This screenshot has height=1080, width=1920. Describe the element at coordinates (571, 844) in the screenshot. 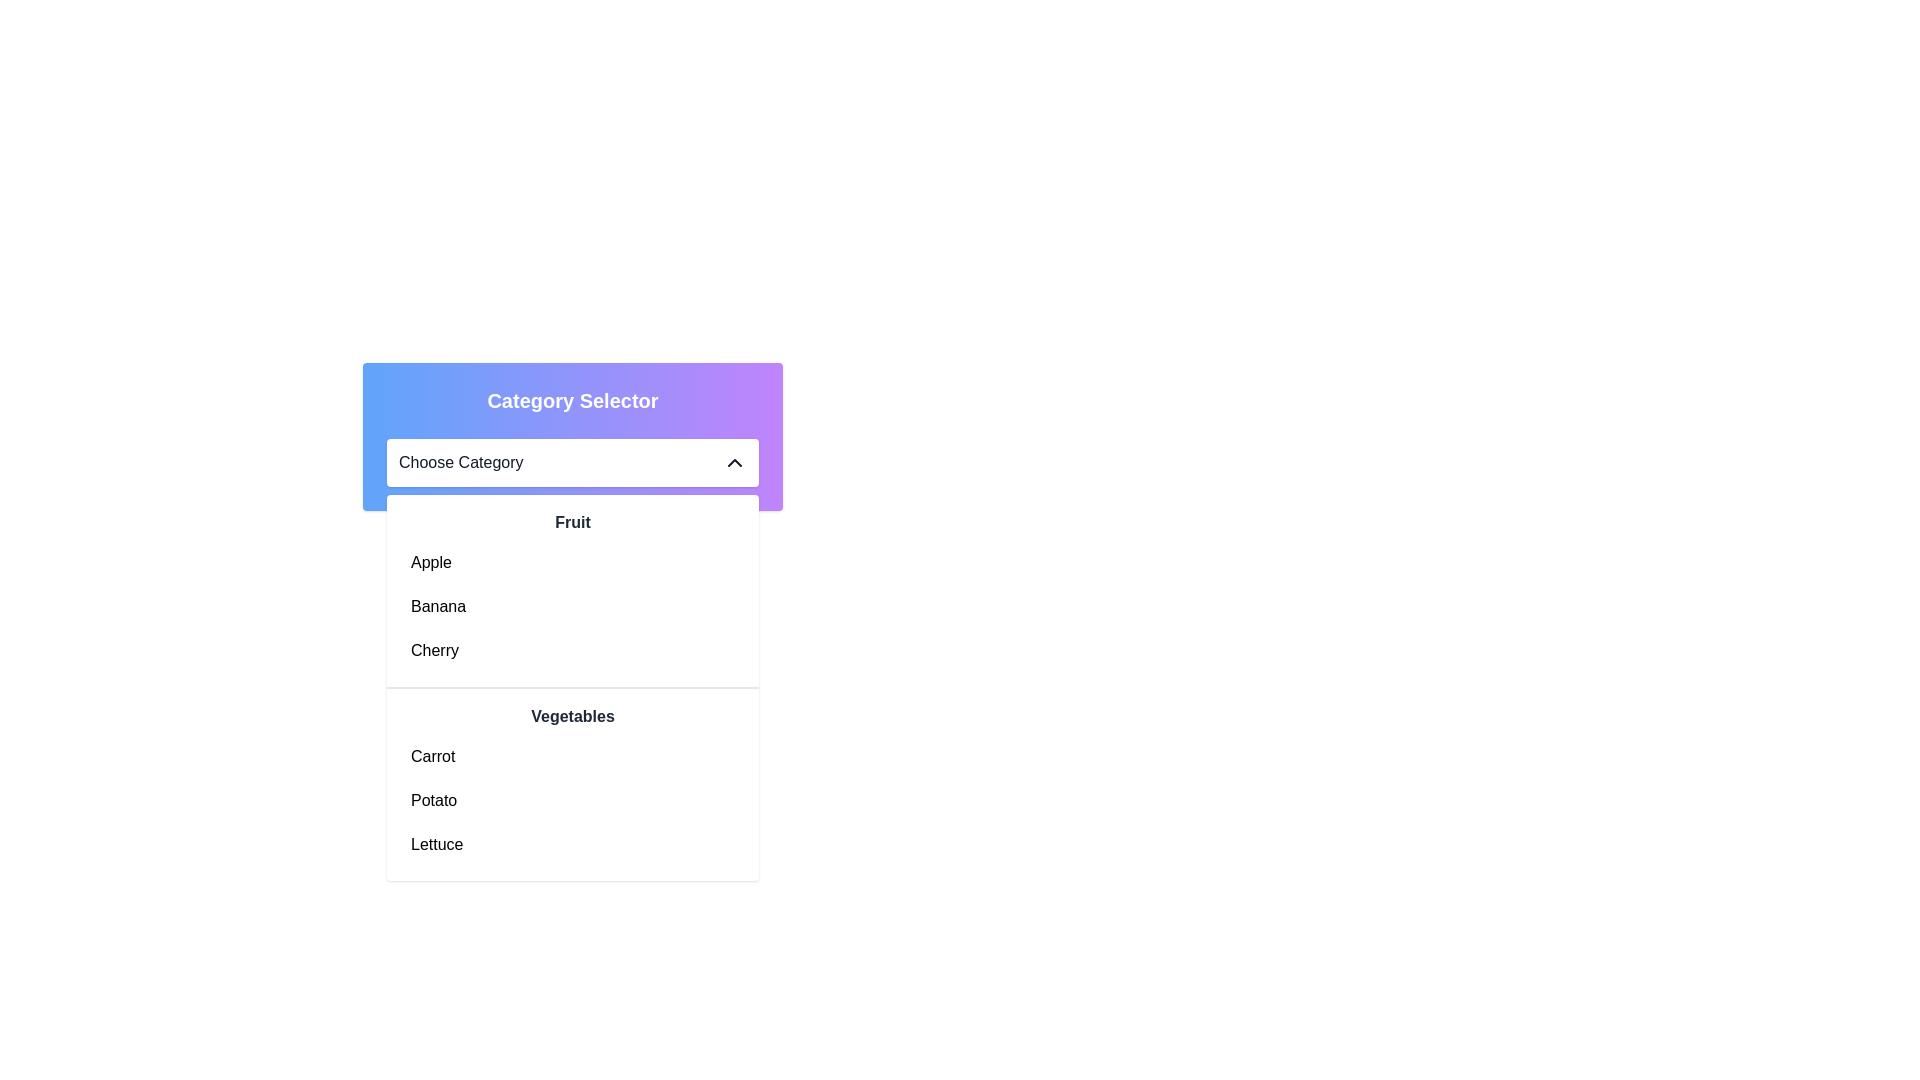

I see `the selectable list item labeled 'Lettuce'` at that location.